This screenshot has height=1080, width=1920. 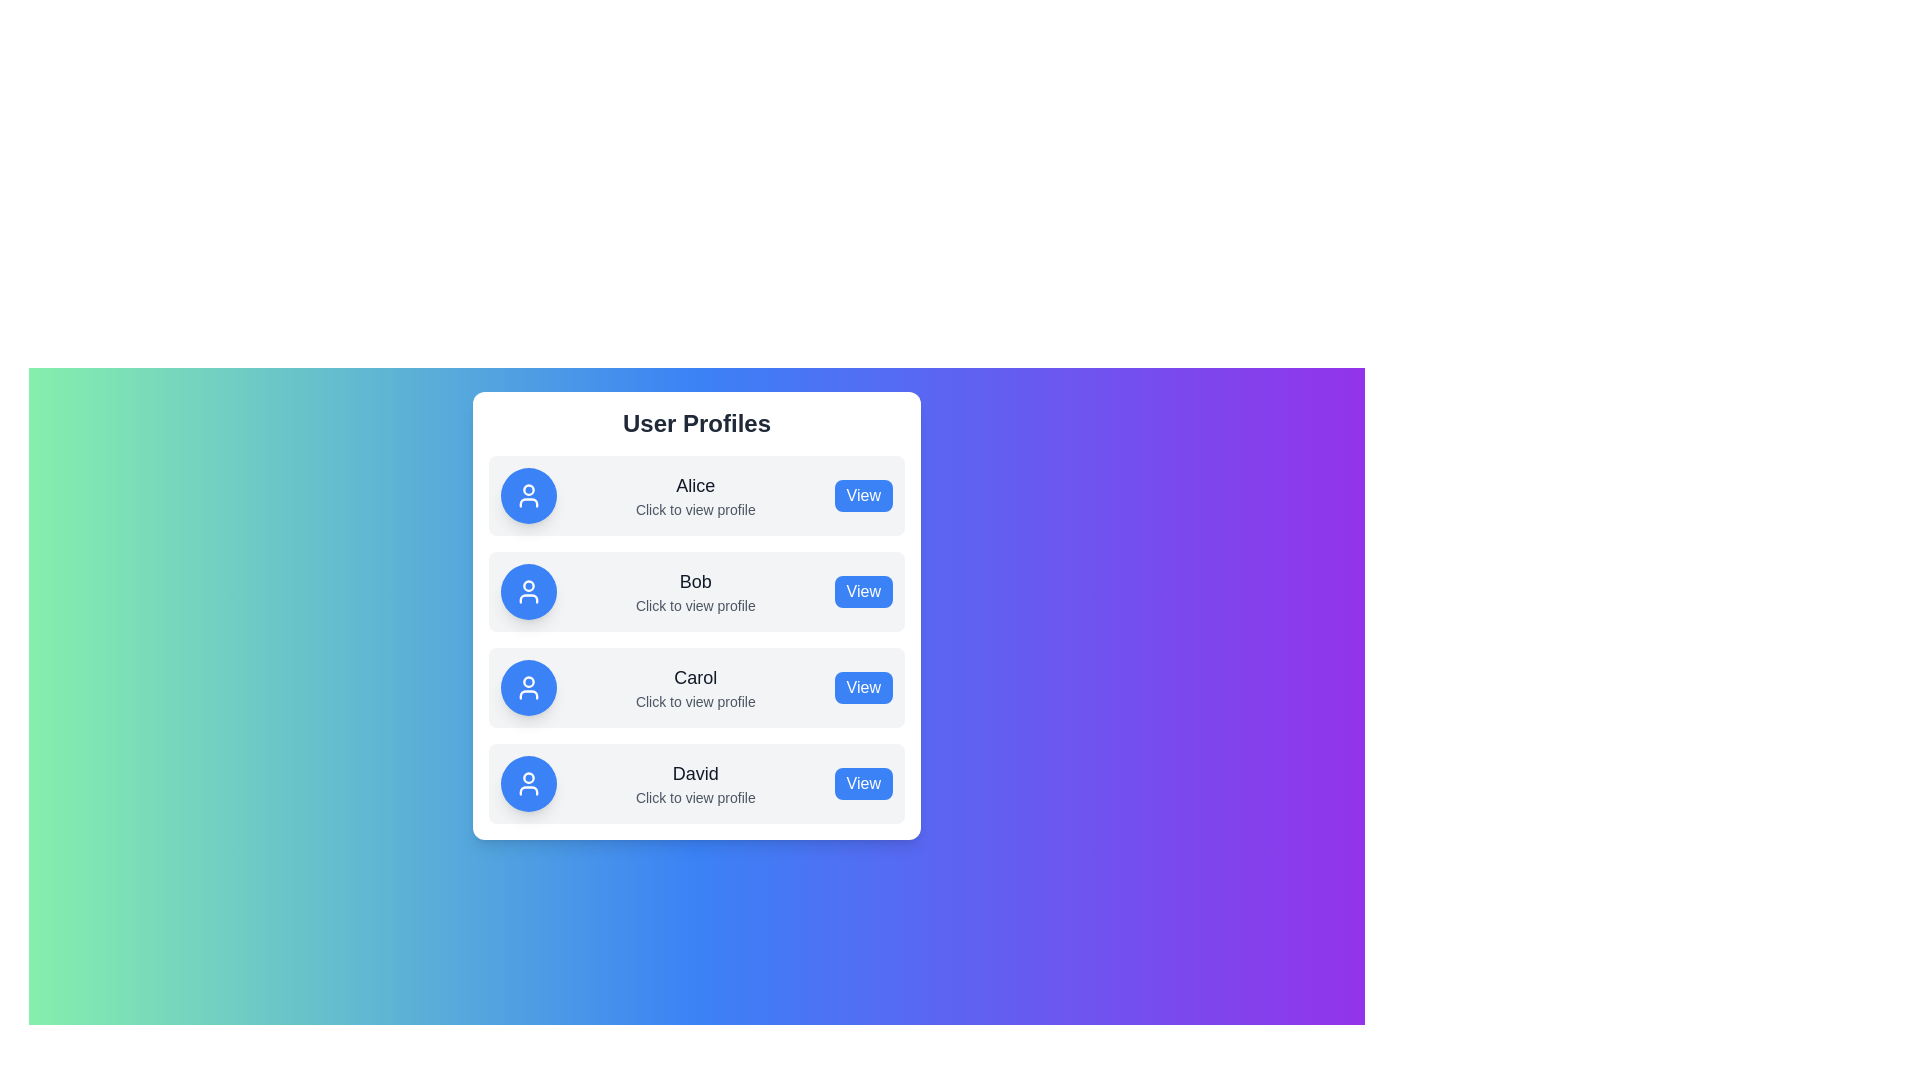 I want to click on the user profile card for 'Bob' using keyboard navigation, which is the second item in the vertically arranged list of user cards, so click(x=696, y=590).